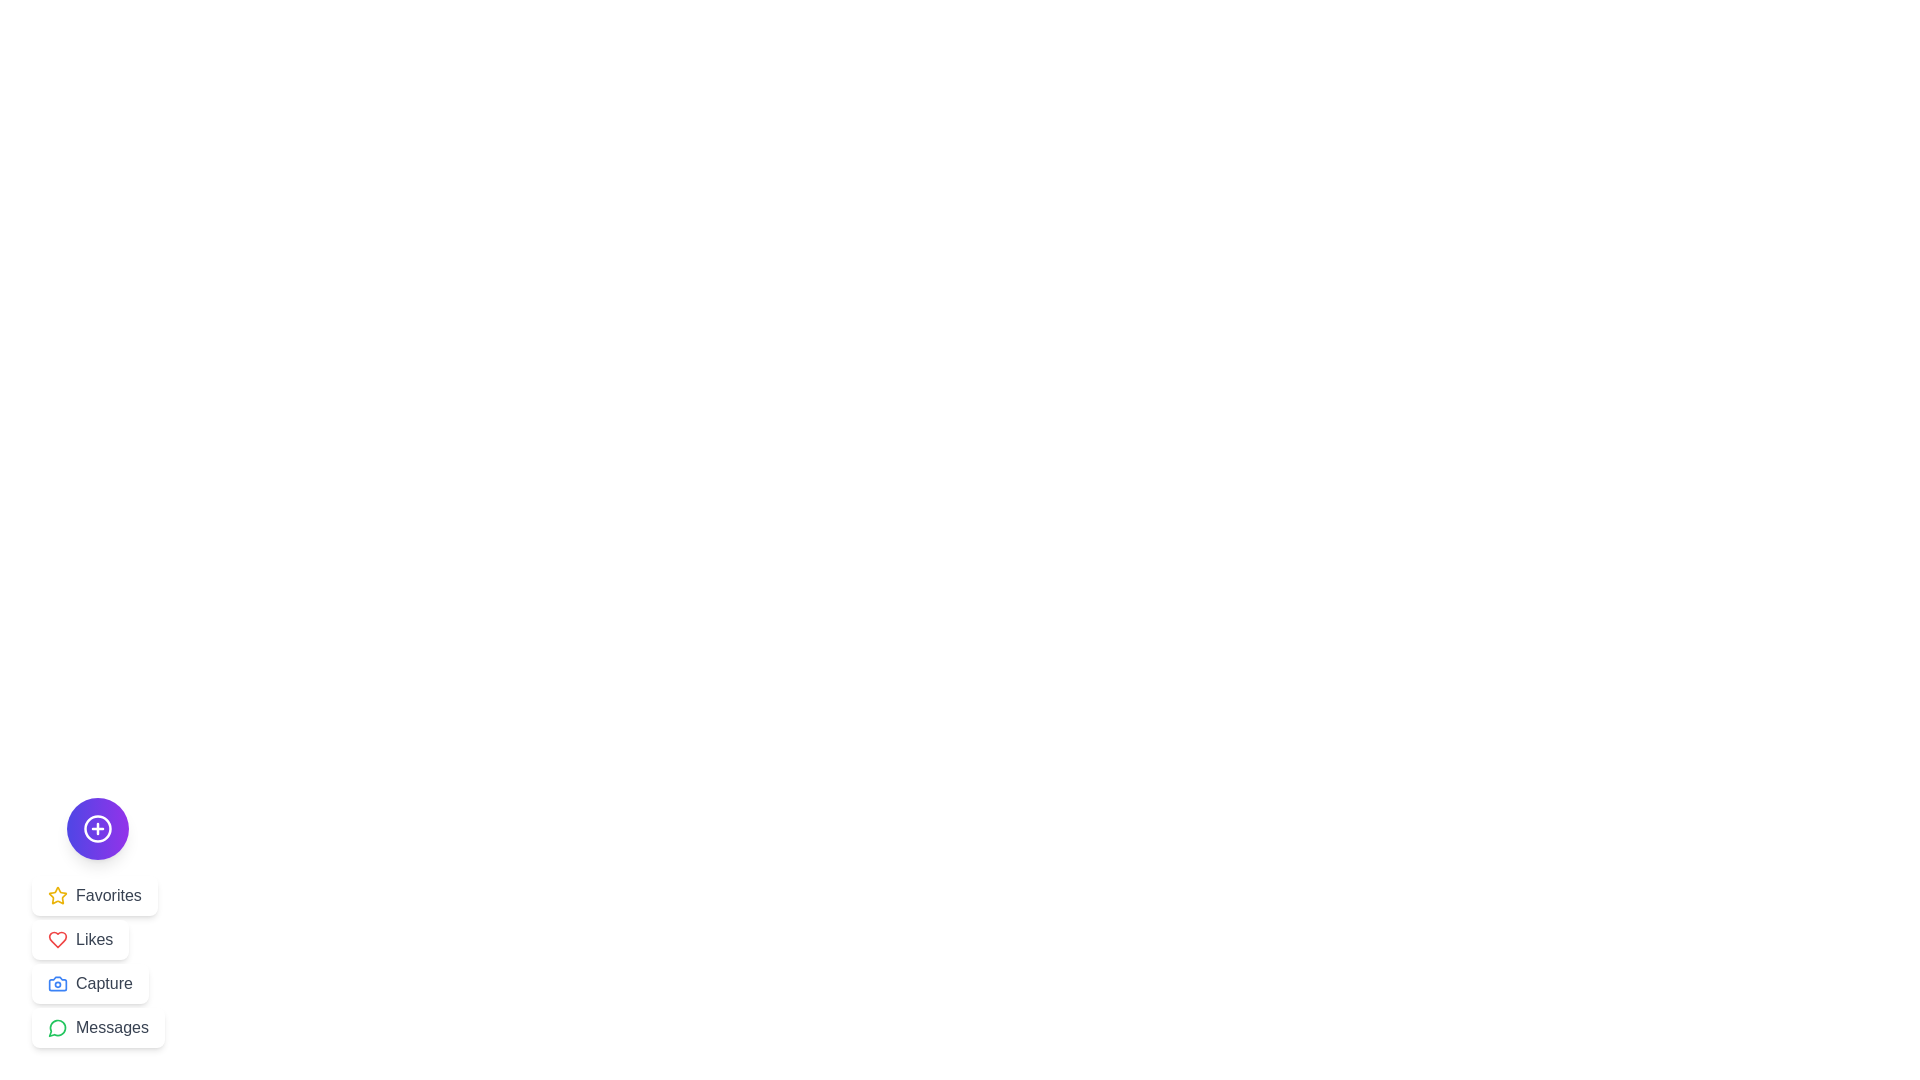 Image resolution: width=1920 pixels, height=1080 pixels. Describe the element at coordinates (96, 829) in the screenshot. I see `the main button to toggle the visibility of the speed dial menu` at that location.